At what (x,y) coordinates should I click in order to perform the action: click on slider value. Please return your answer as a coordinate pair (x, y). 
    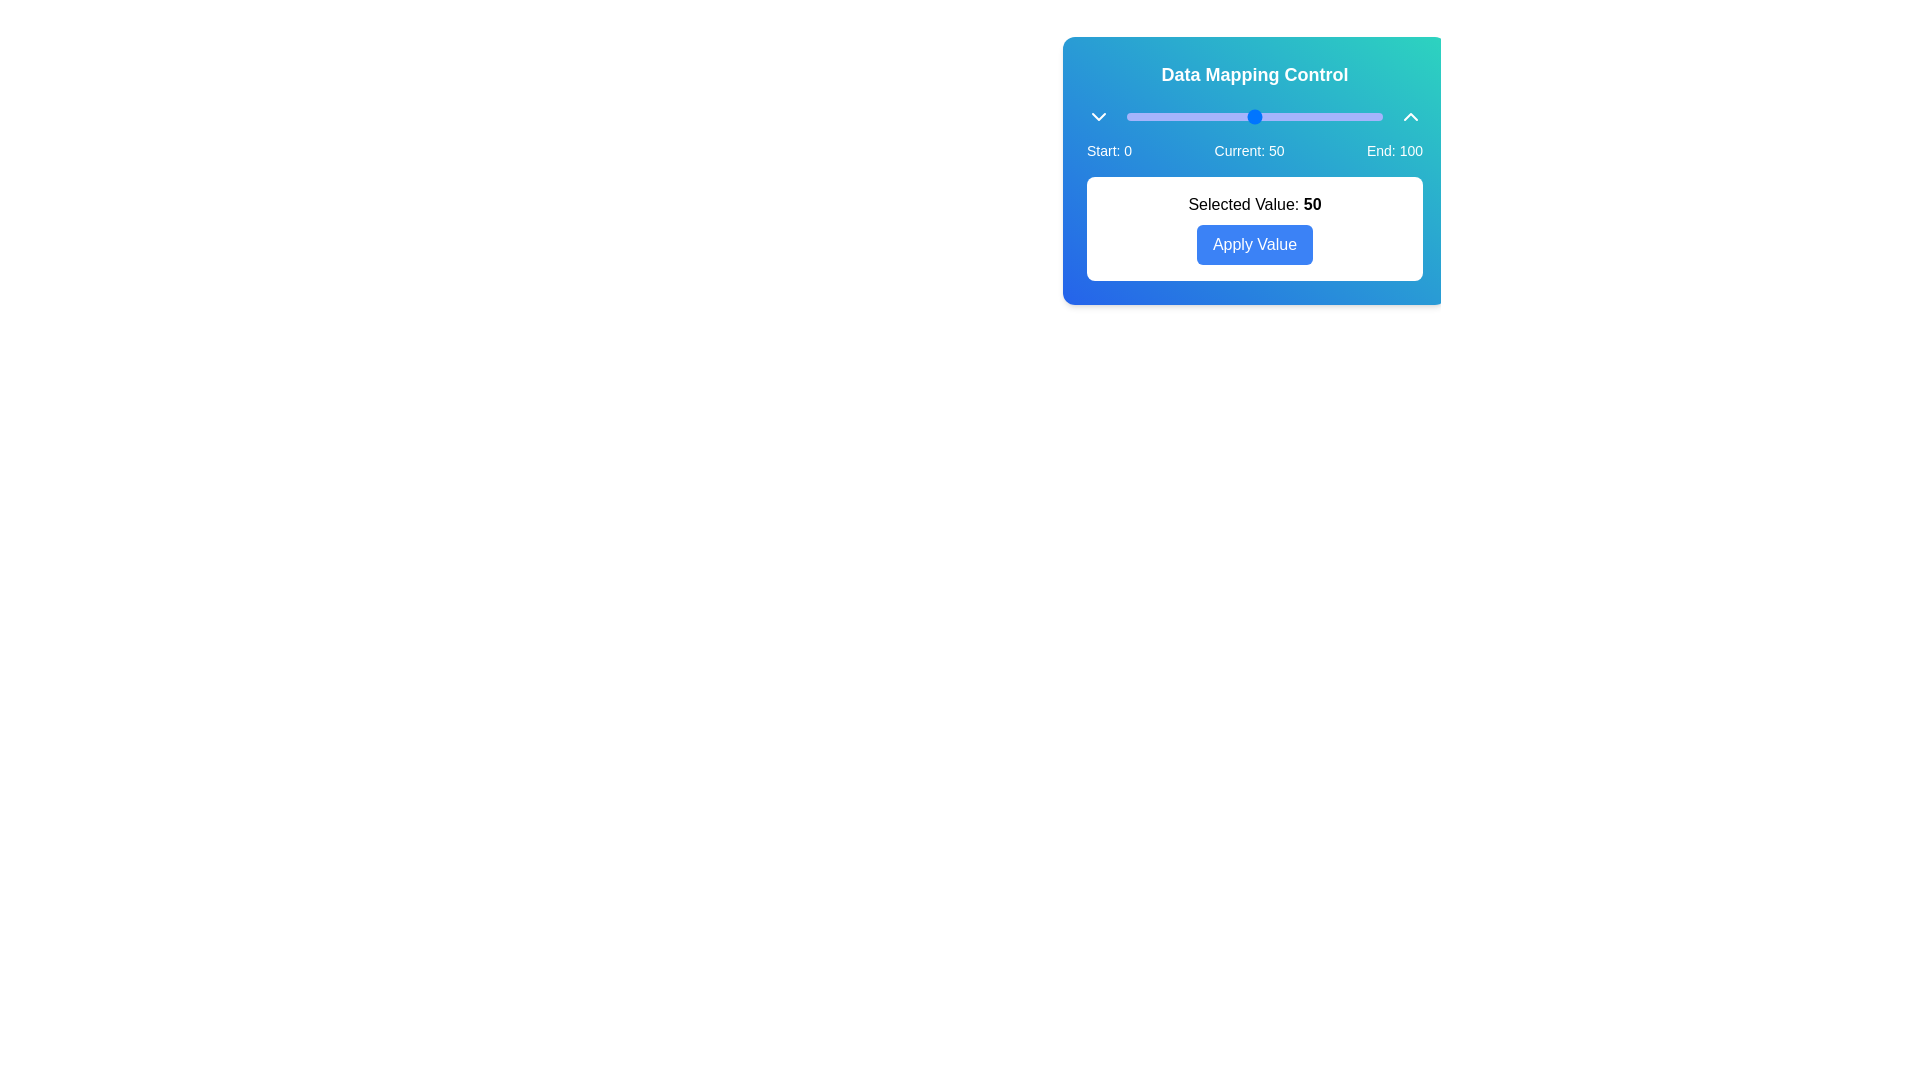
    Looking at the image, I should click on (1329, 112).